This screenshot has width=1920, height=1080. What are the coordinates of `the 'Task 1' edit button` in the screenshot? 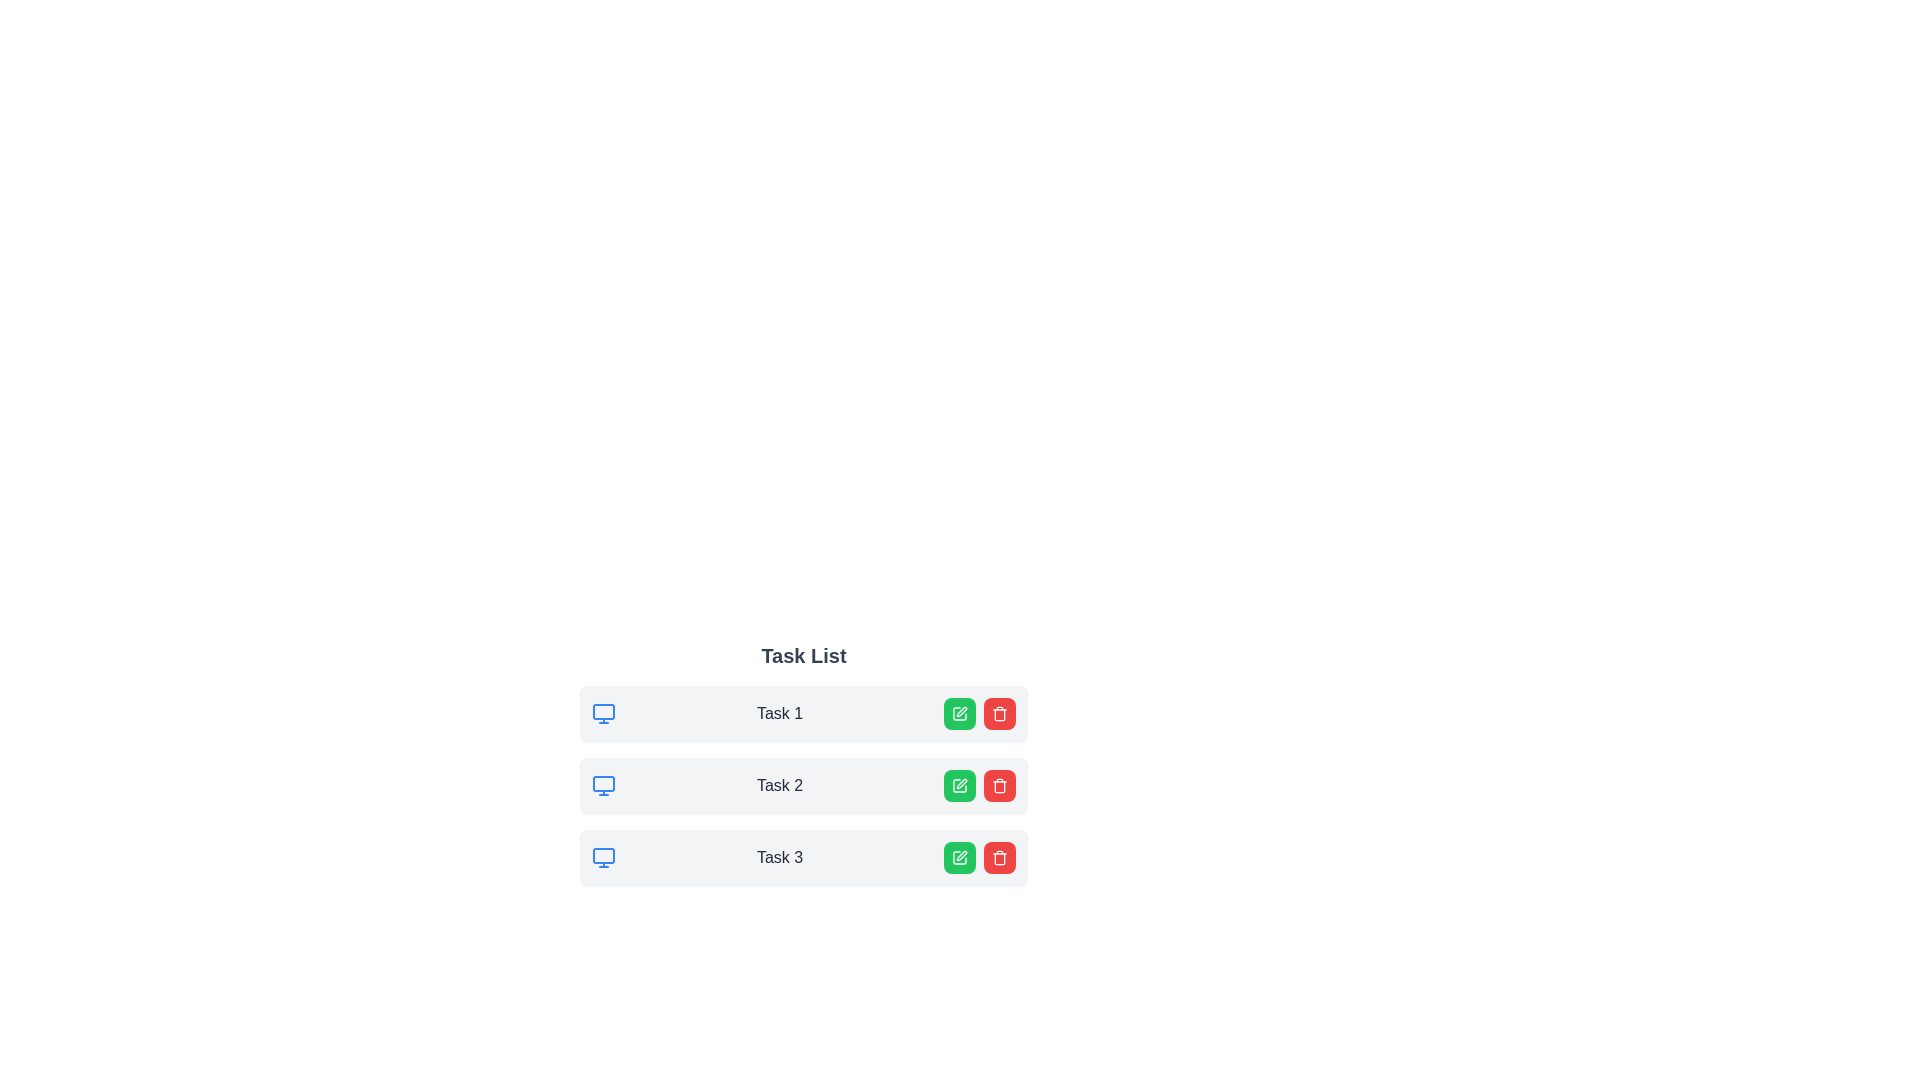 It's located at (960, 712).